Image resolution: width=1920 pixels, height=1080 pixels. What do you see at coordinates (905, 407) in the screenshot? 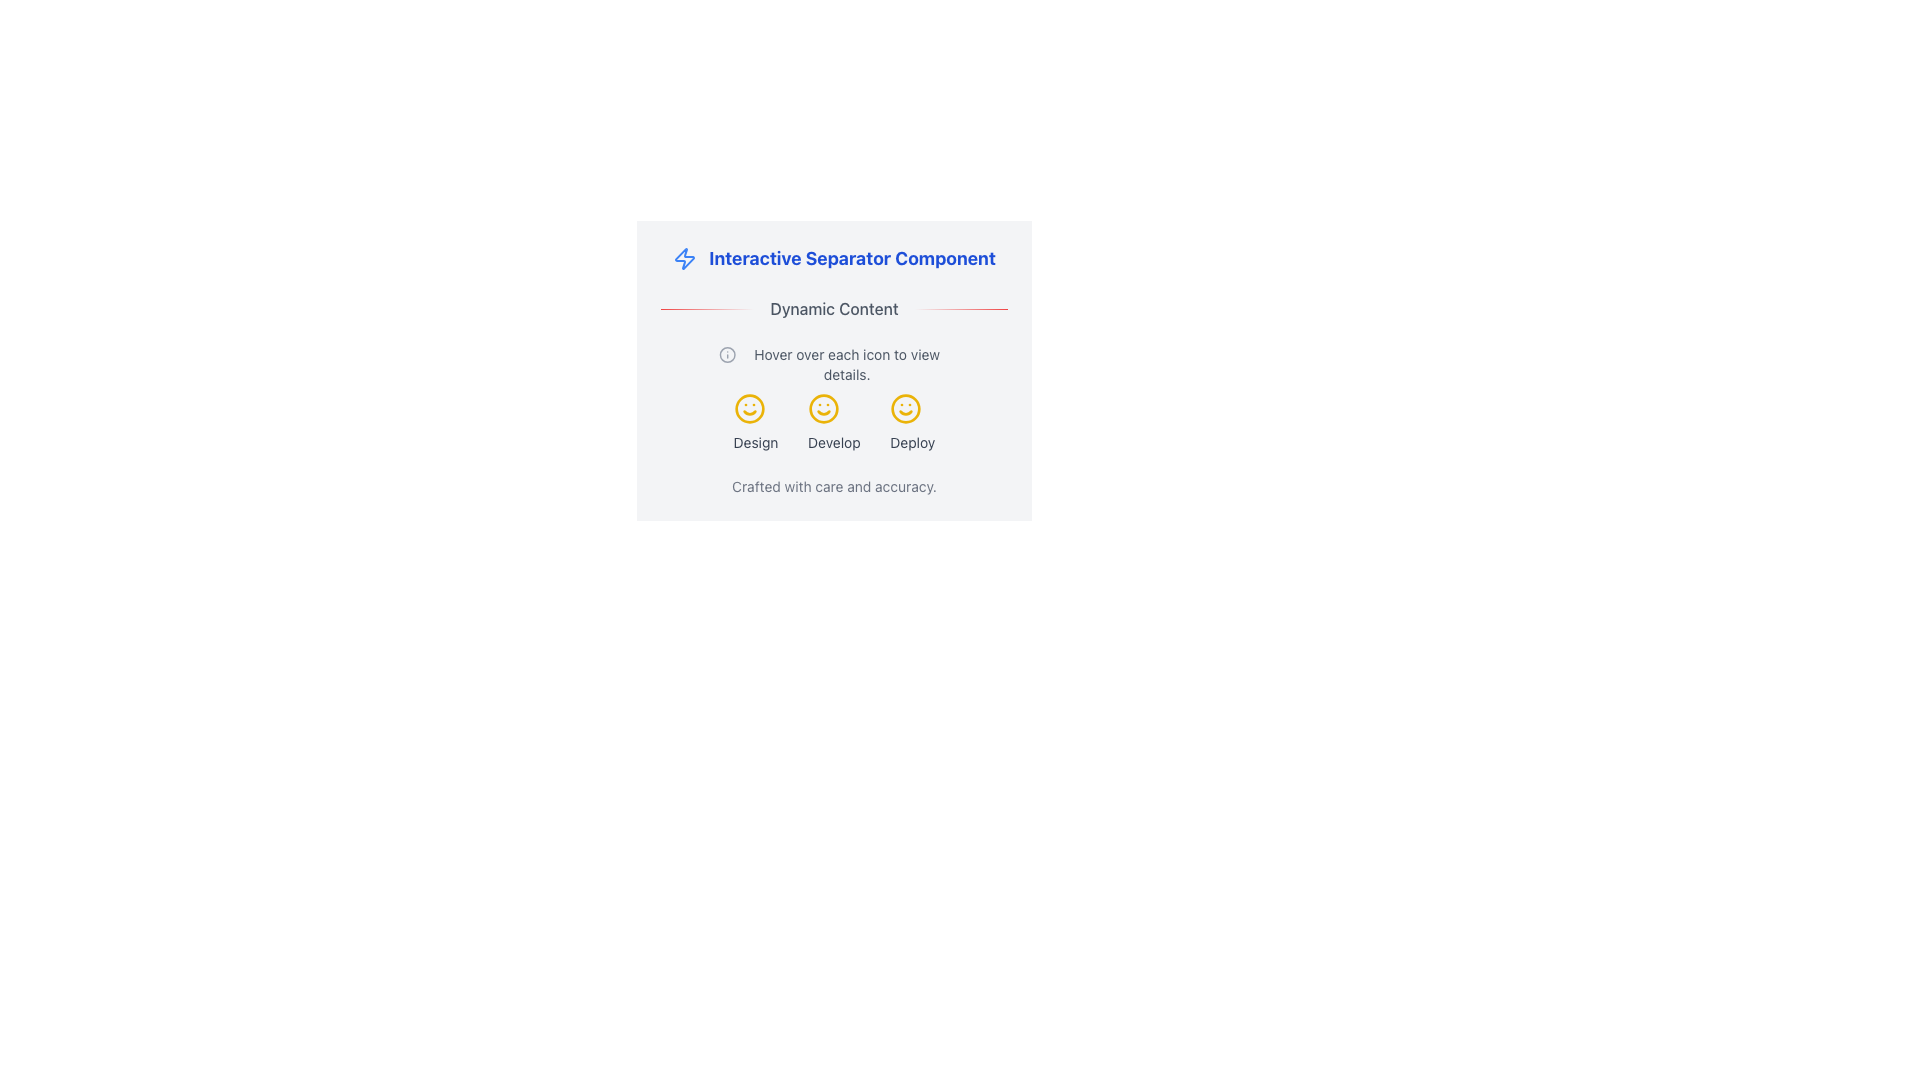
I see `the third circular smiling face icon, which is outlined in yellow and located under the 'Deploy' label` at bounding box center [905, 407].